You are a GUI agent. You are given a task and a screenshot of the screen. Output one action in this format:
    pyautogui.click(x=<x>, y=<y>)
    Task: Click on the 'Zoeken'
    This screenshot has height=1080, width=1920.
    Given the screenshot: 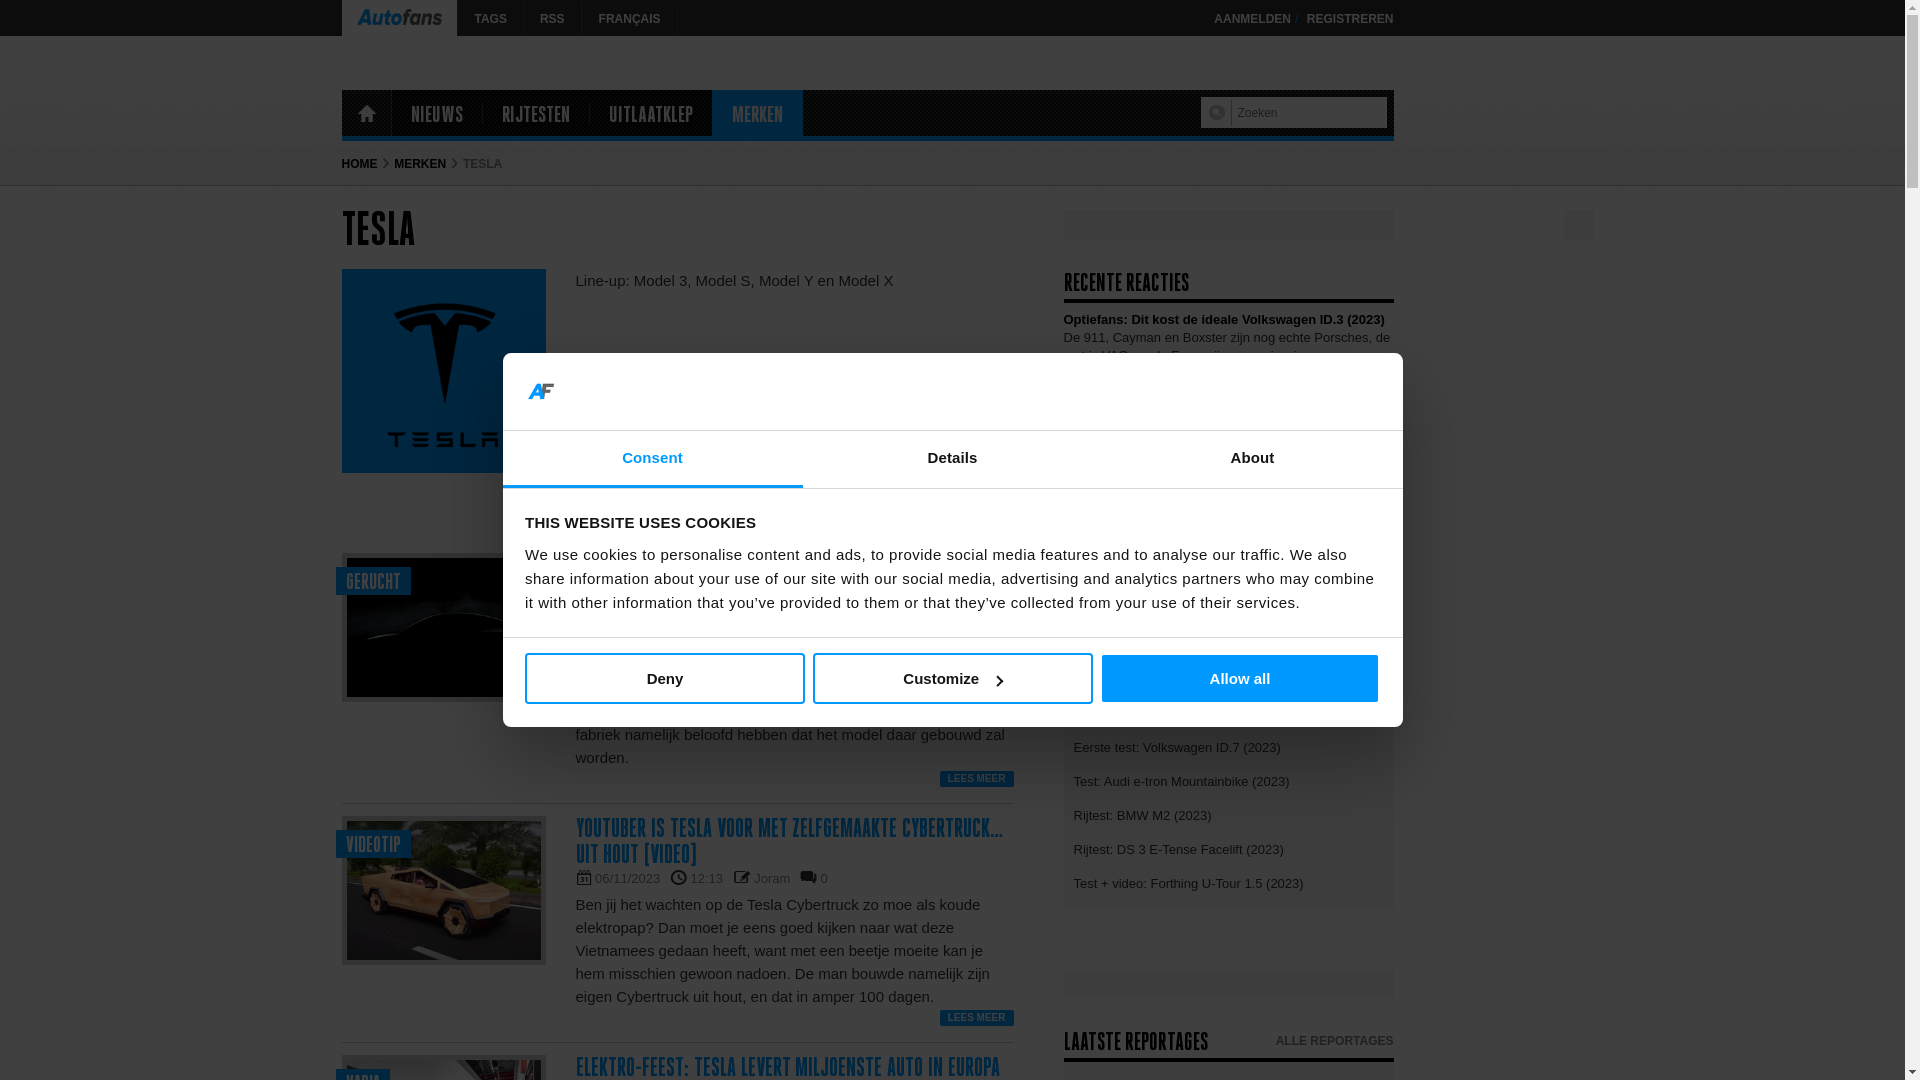 What is the action you would take?
    pyautogui.click(x=1218, y=112)
    